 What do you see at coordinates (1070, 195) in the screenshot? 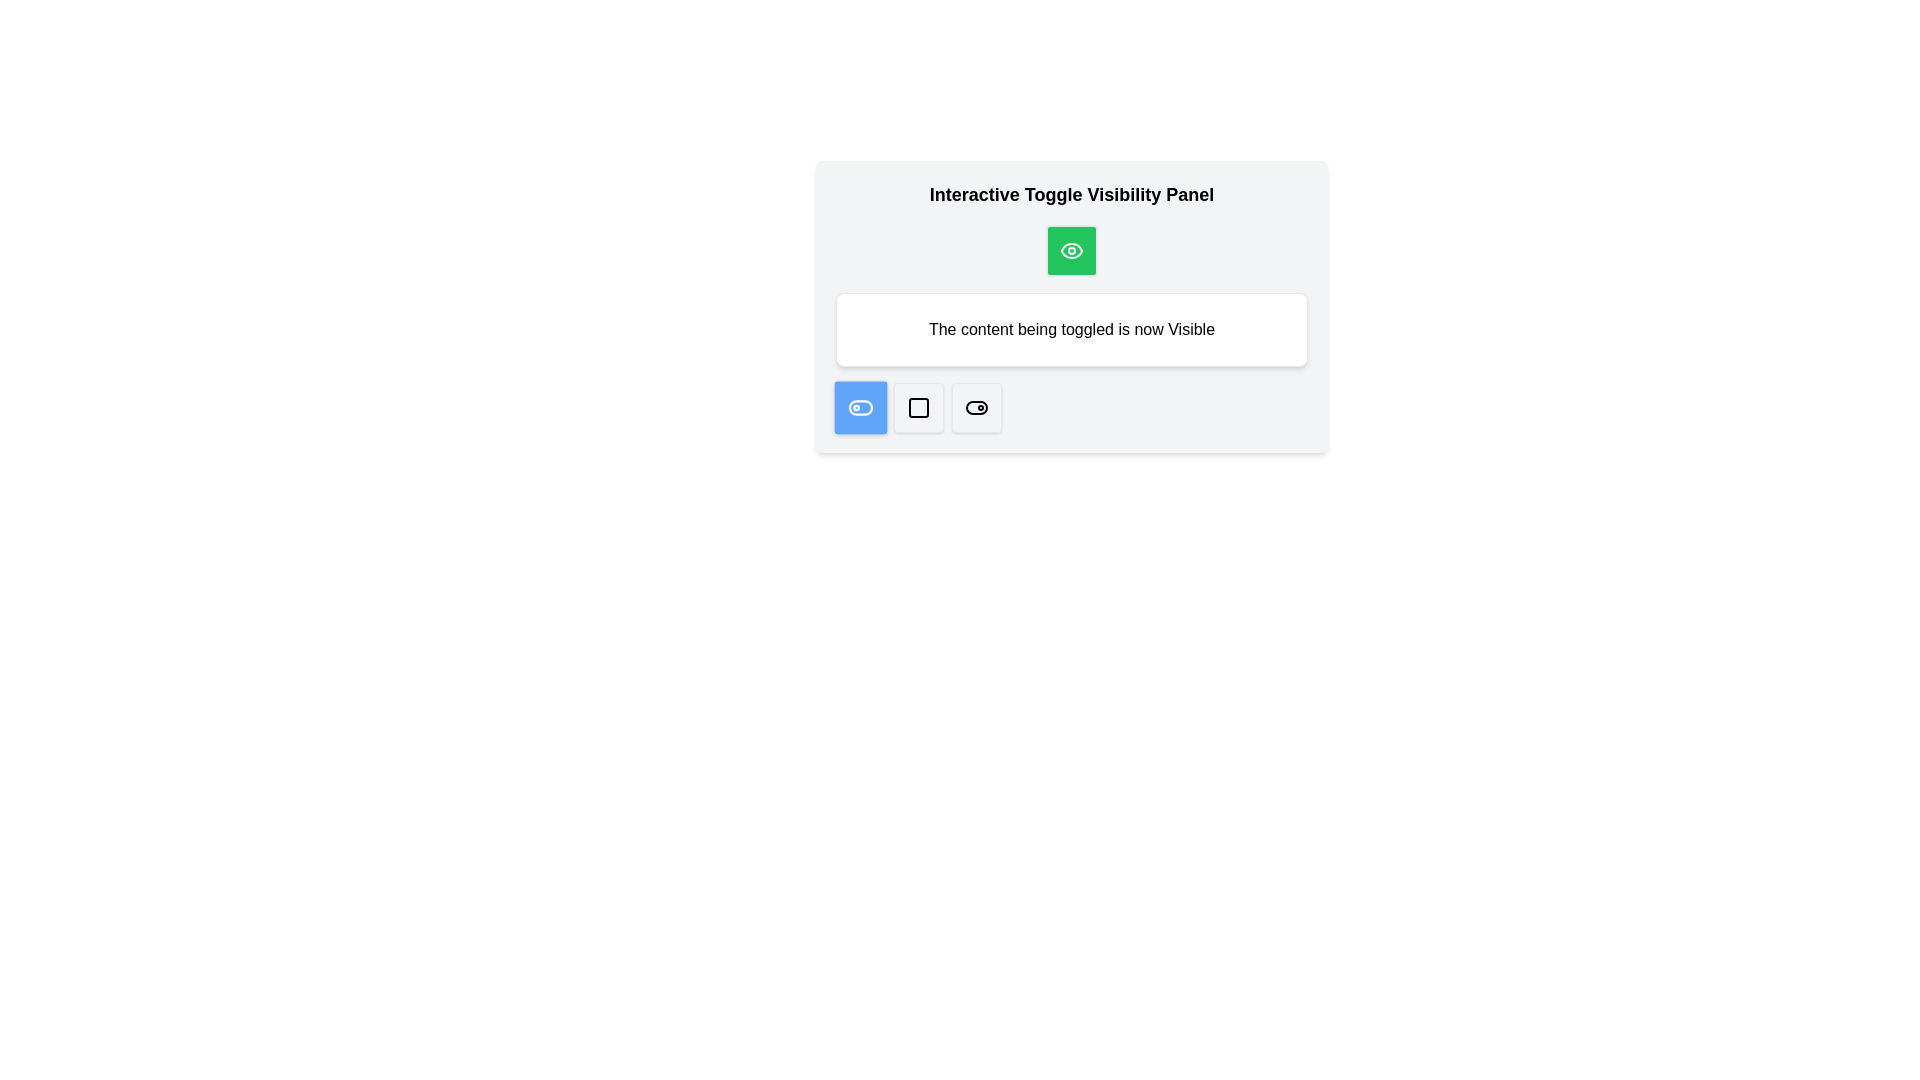
I see `text content of the header labeled 'Interactive Toggle Visibility Panel', which is styled in bold and larger font, positioned above a green button with an eye icon` at bounding box center [1070, 195].